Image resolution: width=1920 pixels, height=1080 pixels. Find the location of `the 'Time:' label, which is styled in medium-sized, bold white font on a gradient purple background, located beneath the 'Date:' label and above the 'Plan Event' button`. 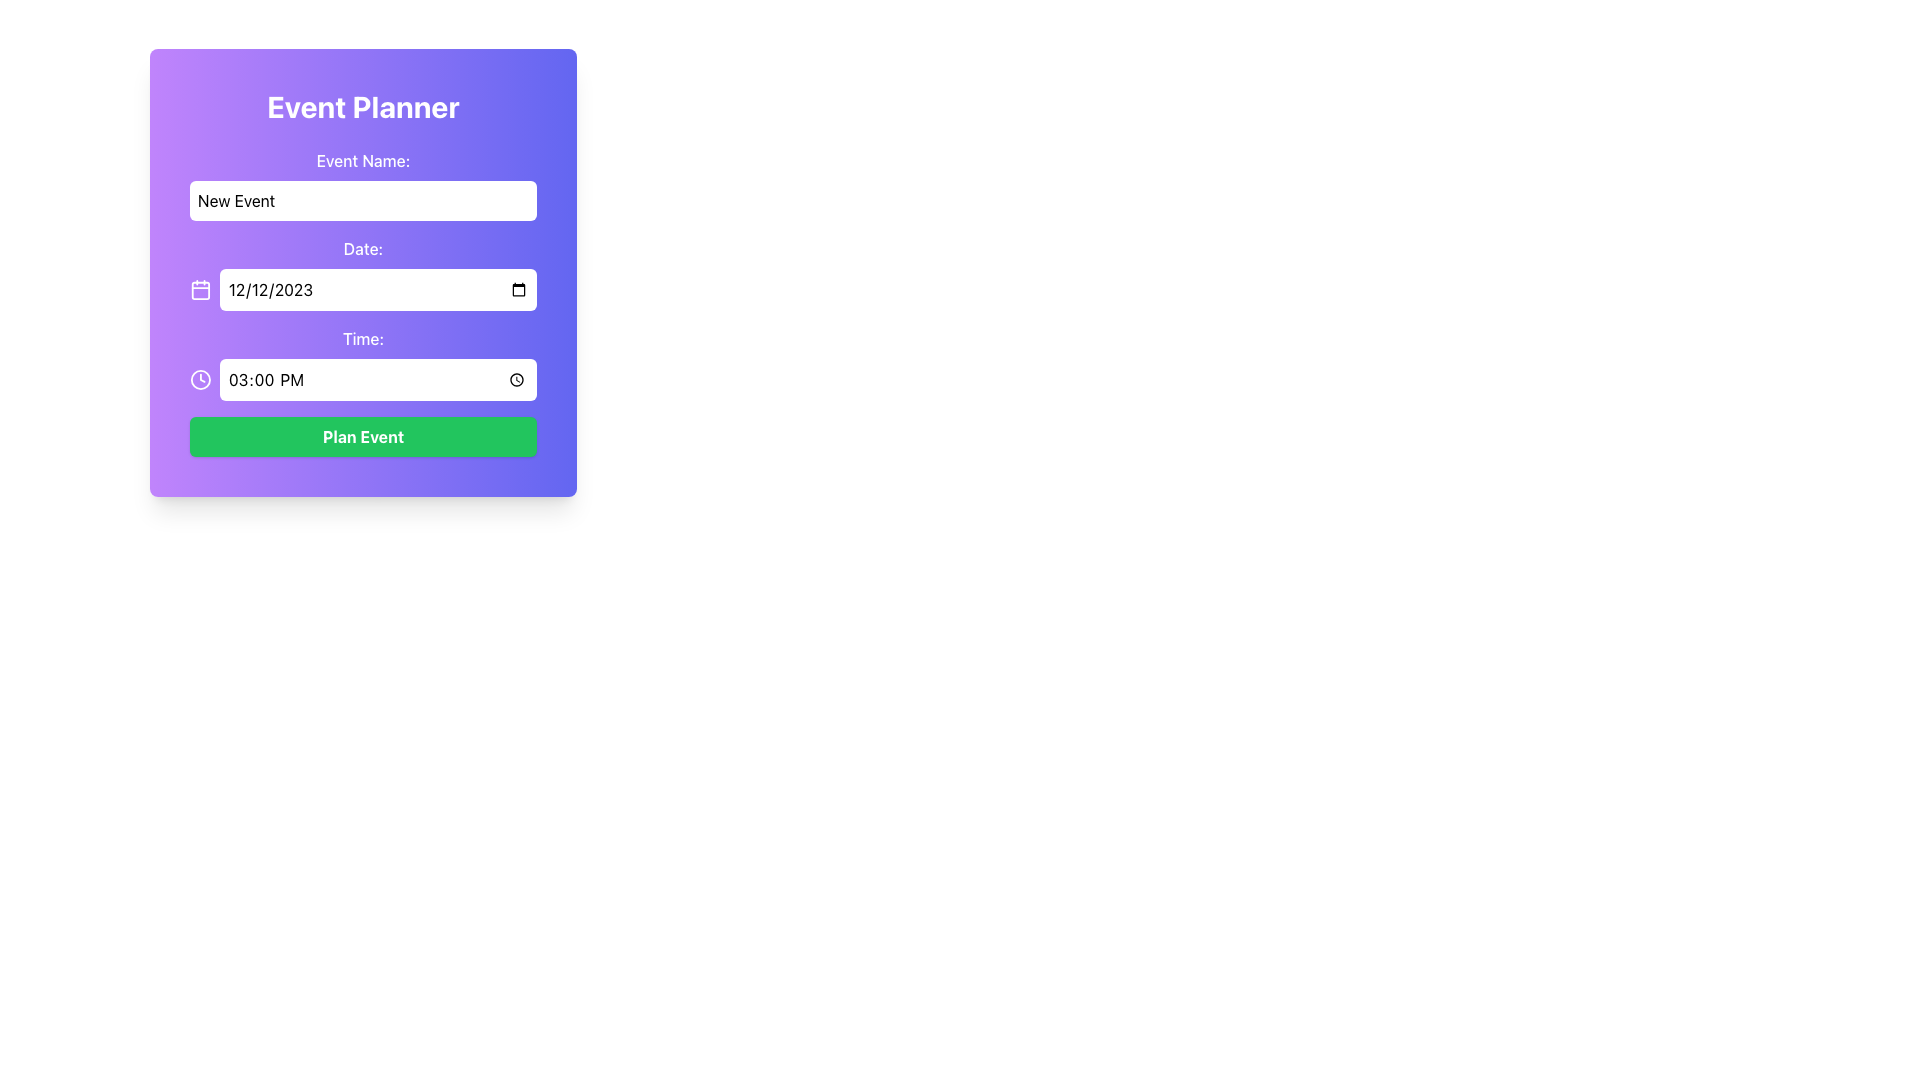

the 'Time:' label, which is styled in medium-sized, bold white font on a gradient purple background, located beneath the 'Date:' label and above the 'Plan Event' button is located at coordinates (363, 363).